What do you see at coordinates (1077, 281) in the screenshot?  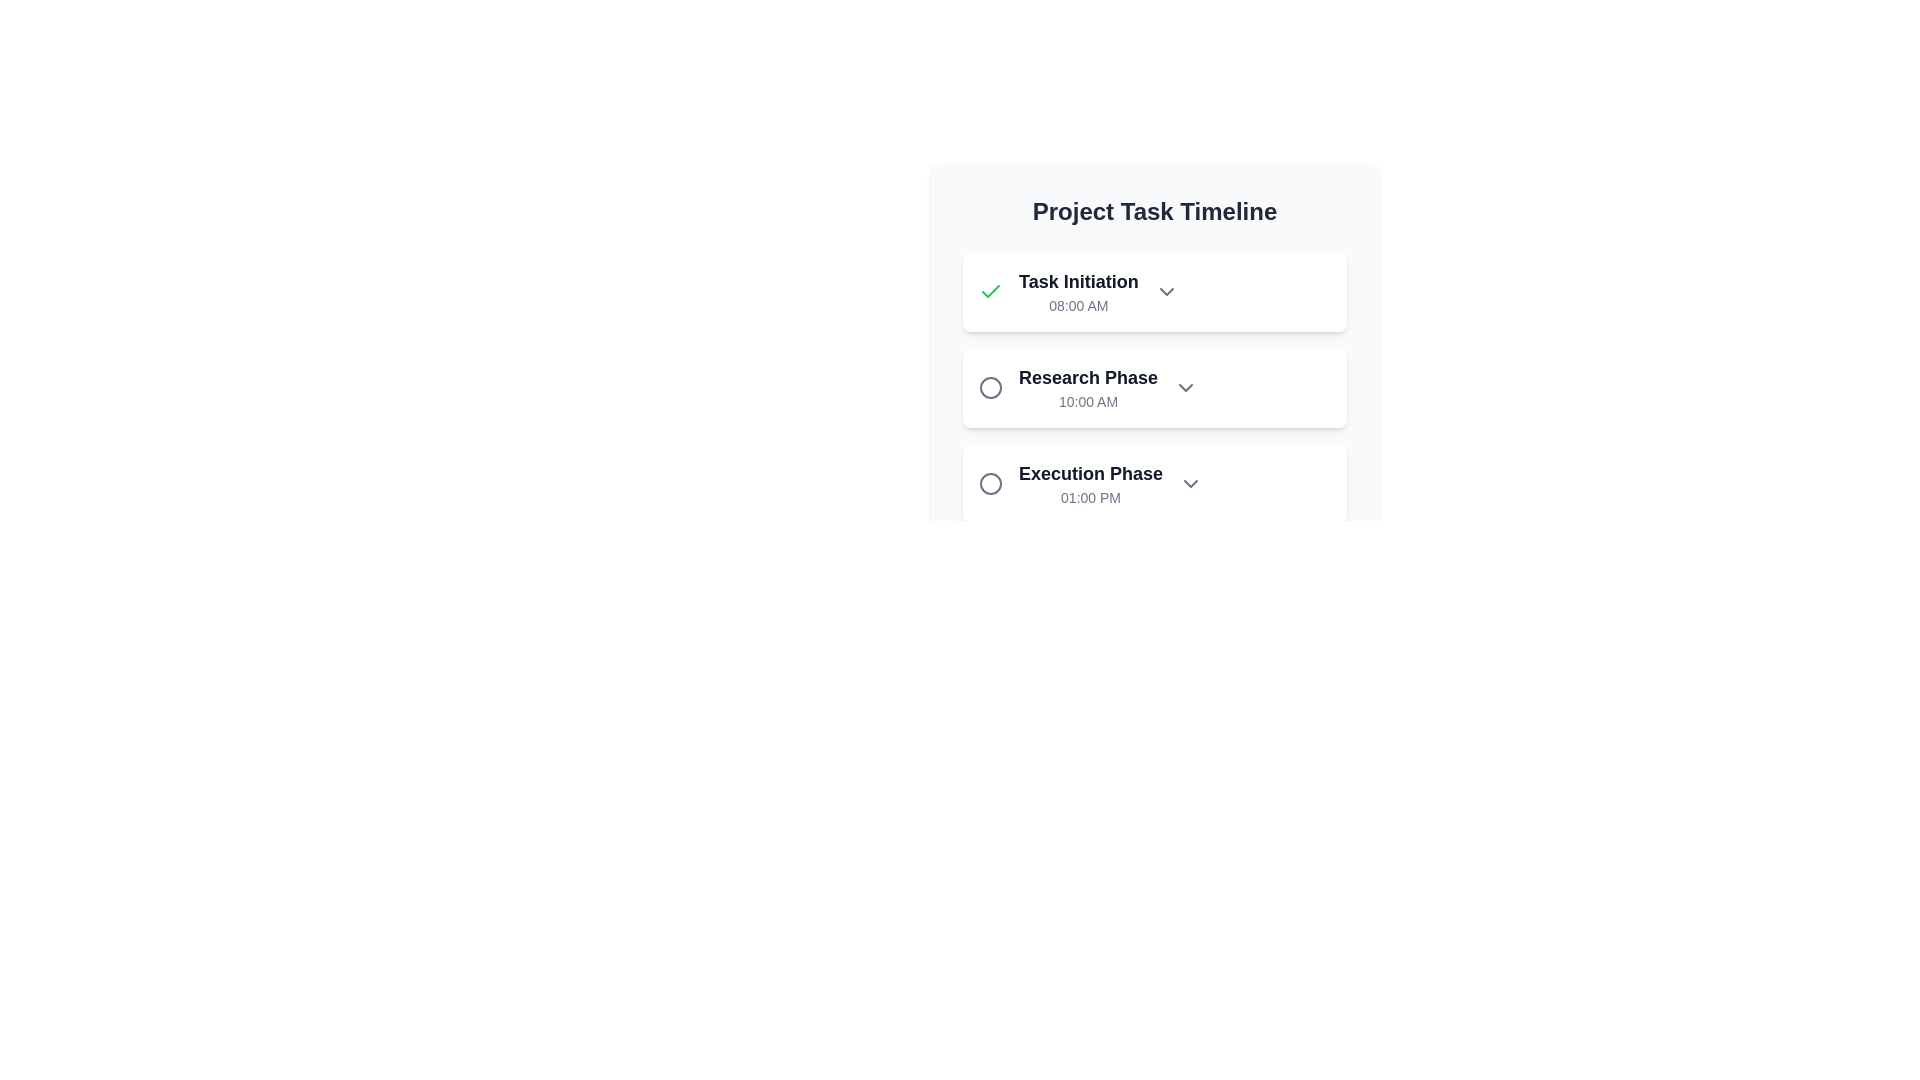 I see `the text label displaying 'Task Initiation' which is styled as a bold, large title in dark gray or black within the 'Project Task Timeline' card` at bounding box center [1077, 281].